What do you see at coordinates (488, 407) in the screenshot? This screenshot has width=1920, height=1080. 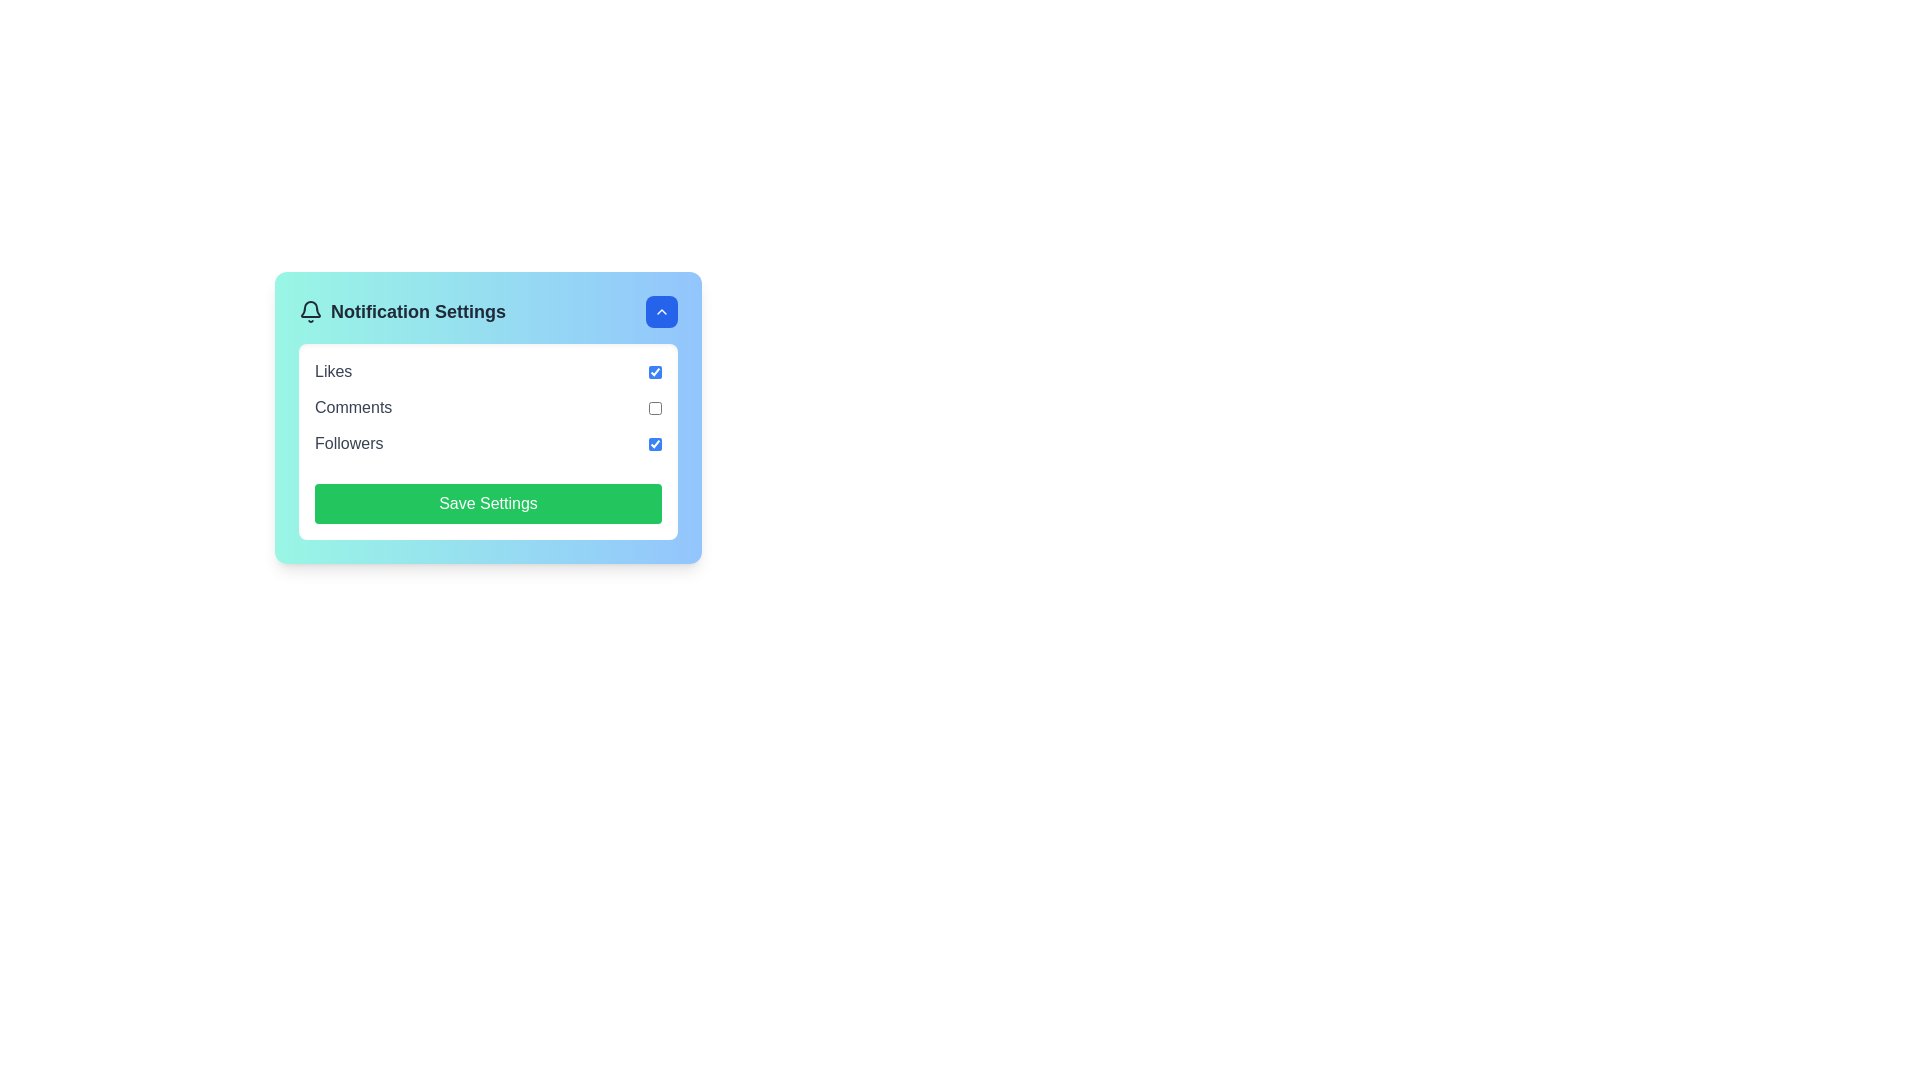 I see `the labeled checkbox for comments` at bounding box center [488, 407].